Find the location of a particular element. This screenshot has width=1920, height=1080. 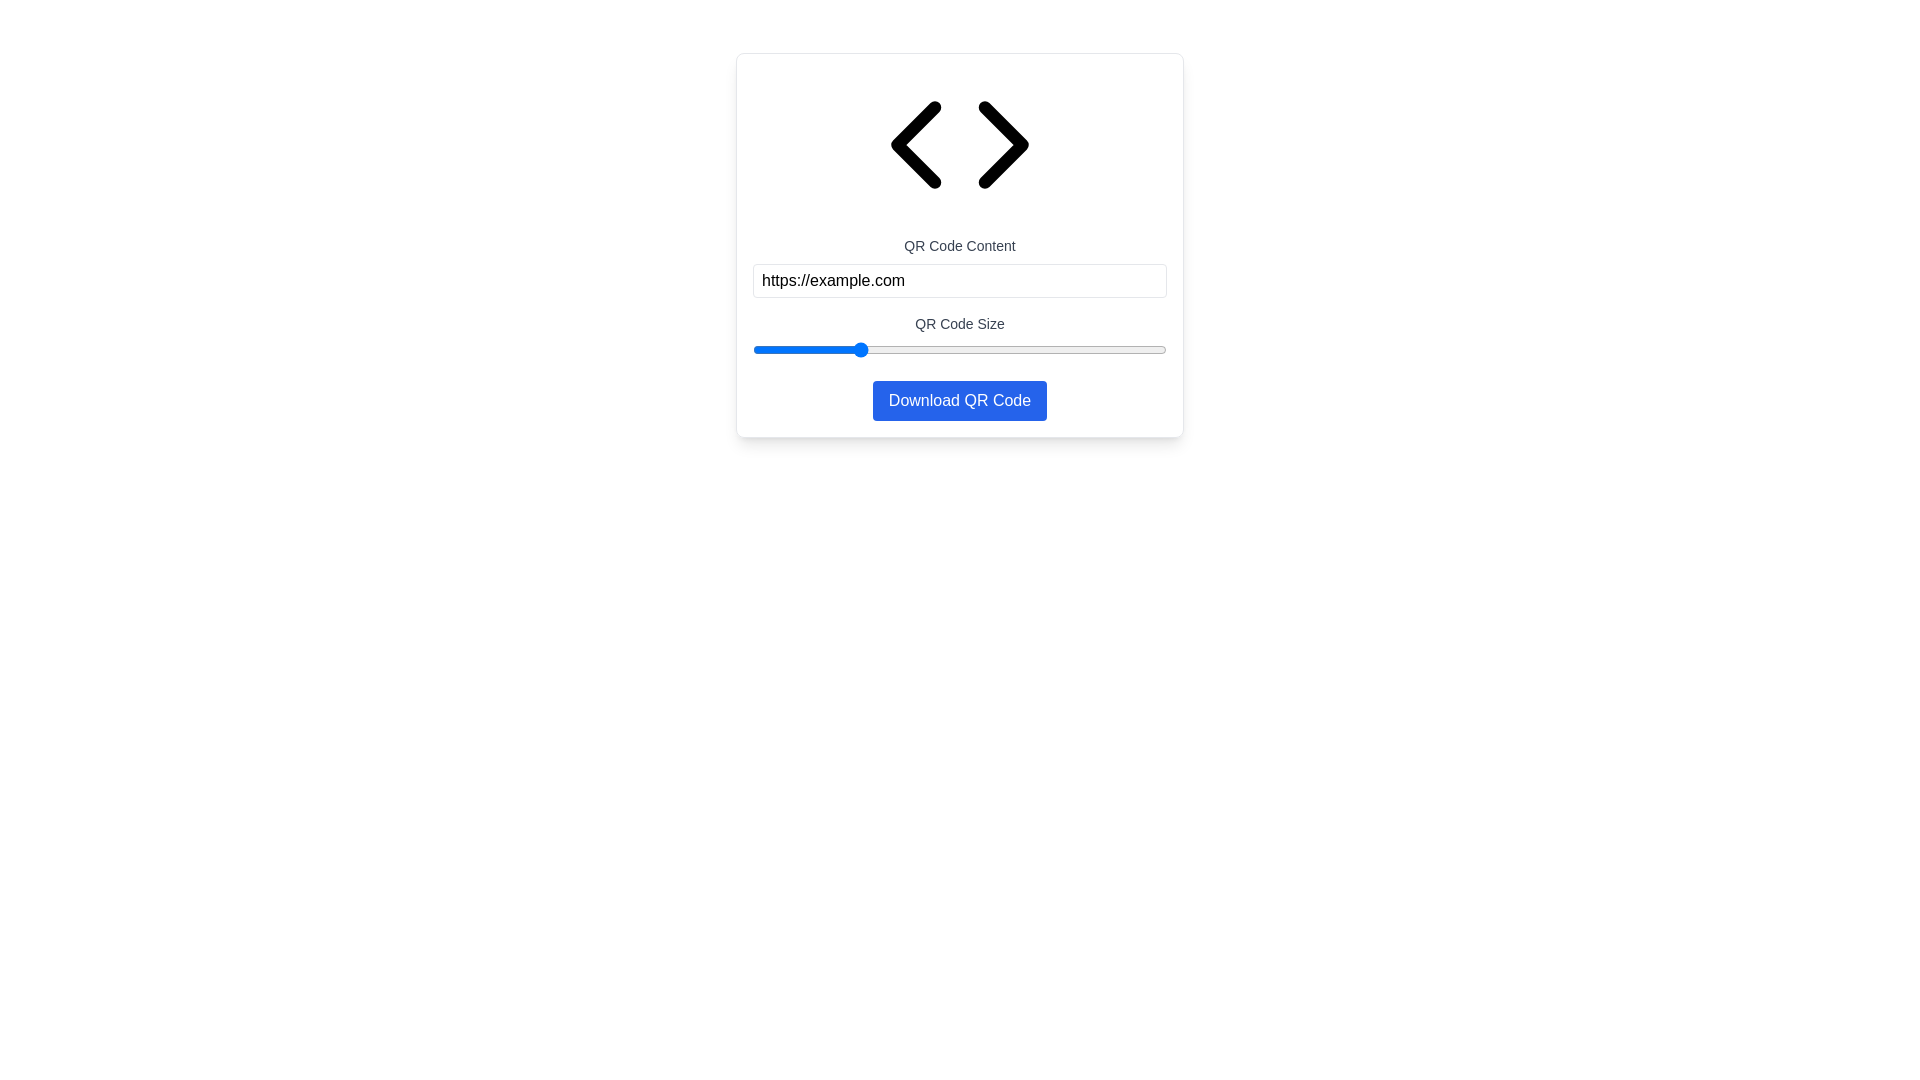

QR code size is located at coordinates (1020, 349).